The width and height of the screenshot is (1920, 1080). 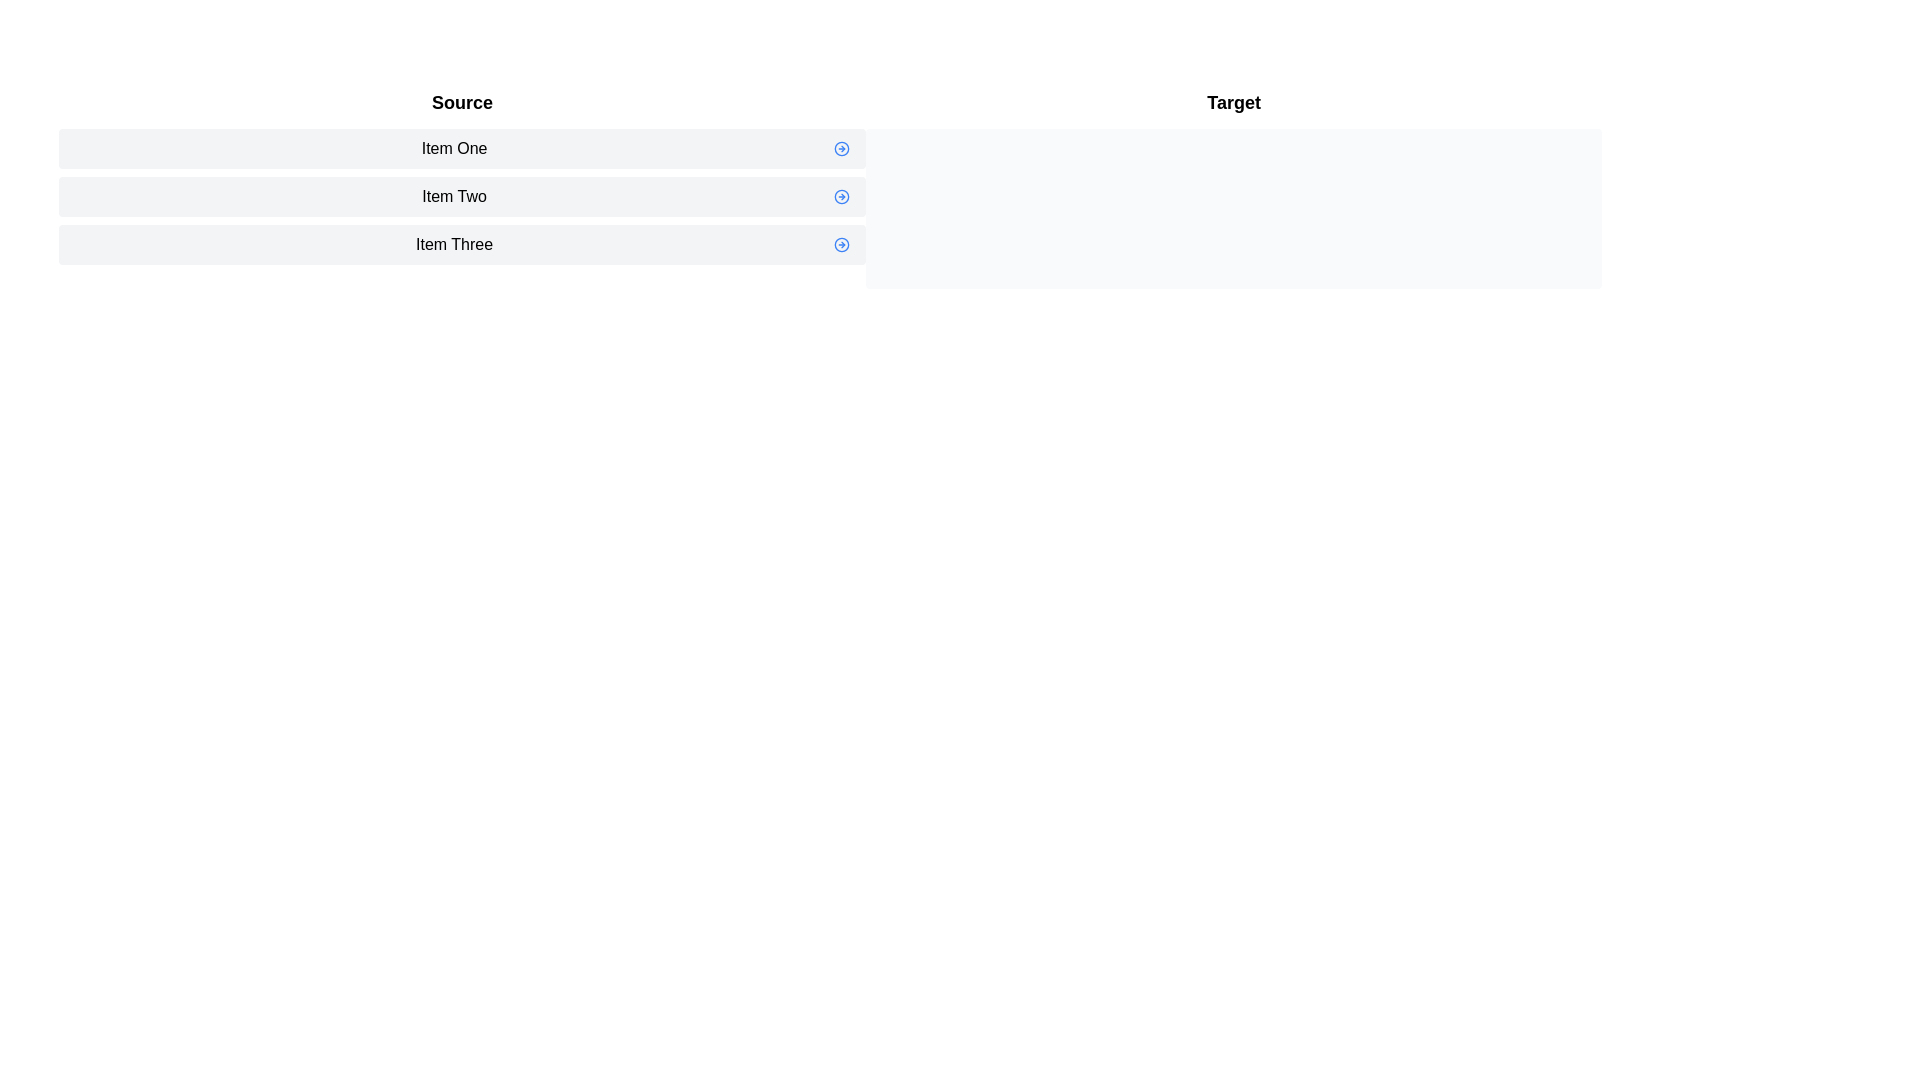 I want to click on the Text label that serves as a static header or section title, located at the top-left section of the interface, so click(x=1233, y=103).